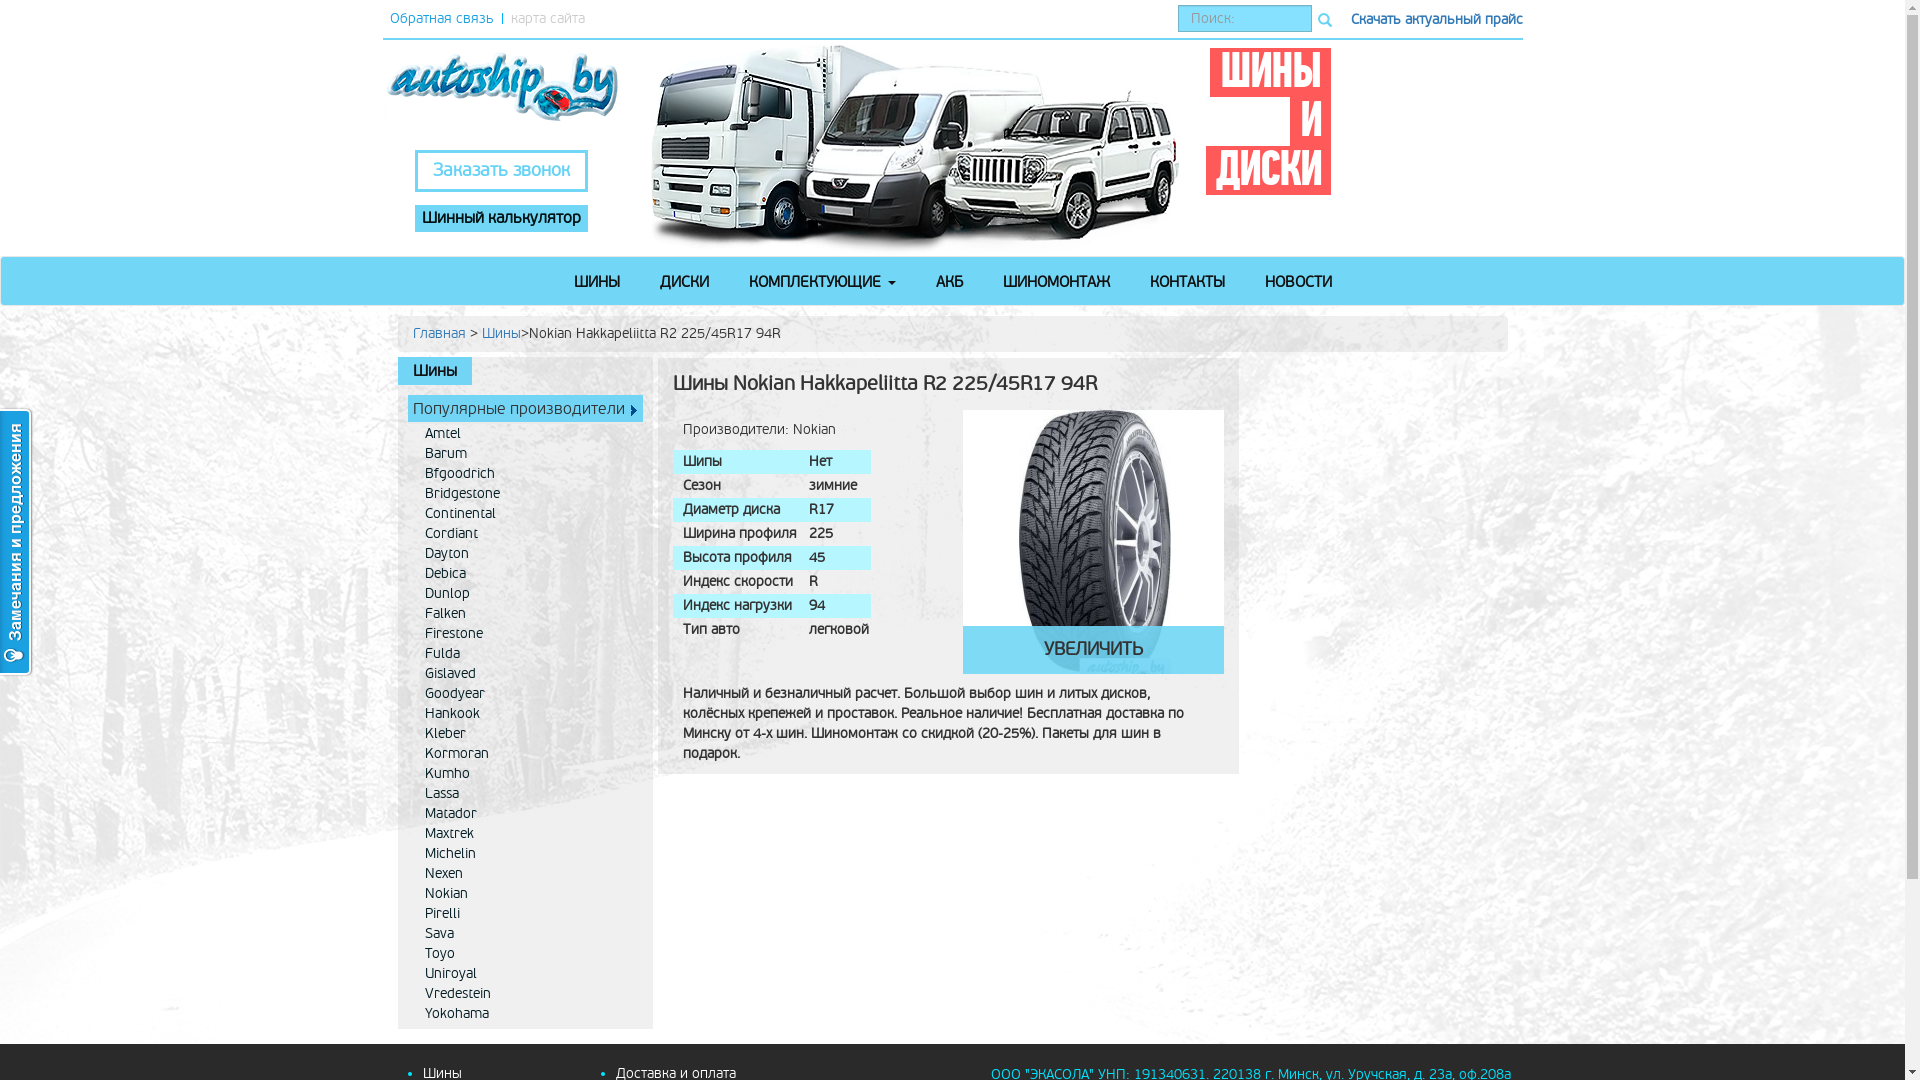 This screenshot has width=1920, height=1080. What do you see at coordinates (412, 712) in the screenshot?
I see `'Hankook'` at bounding box center [412, 712].